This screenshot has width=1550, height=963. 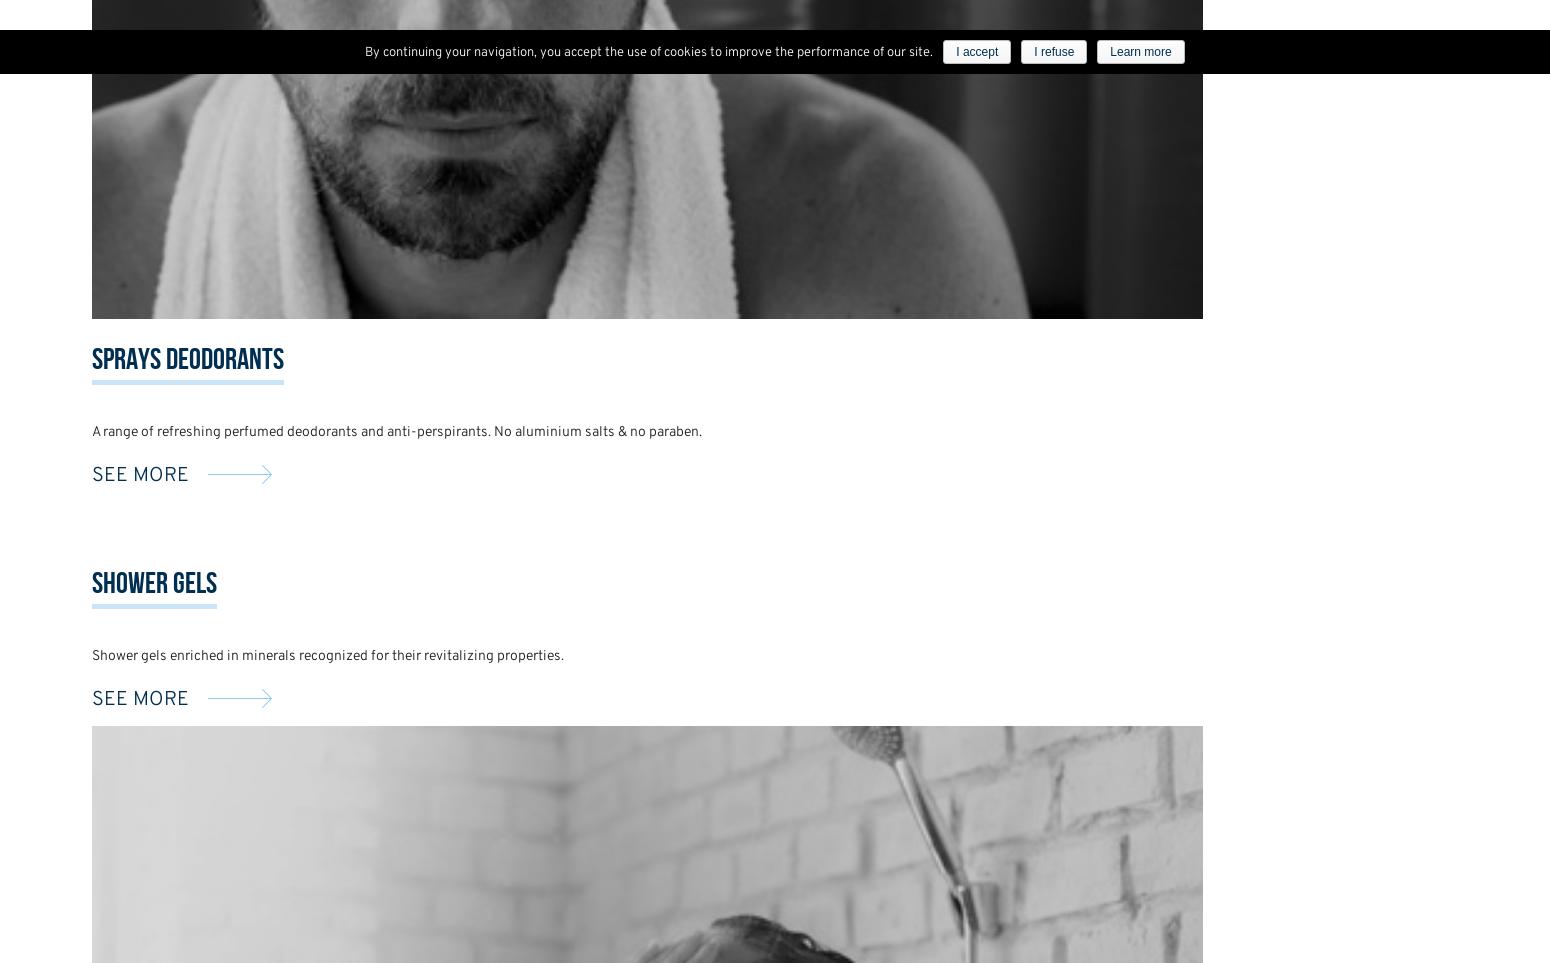 What do you see at coordinates (1108, 52) in the screenshot?
I see `'Learn more'` at bounding box center [1108, 52].